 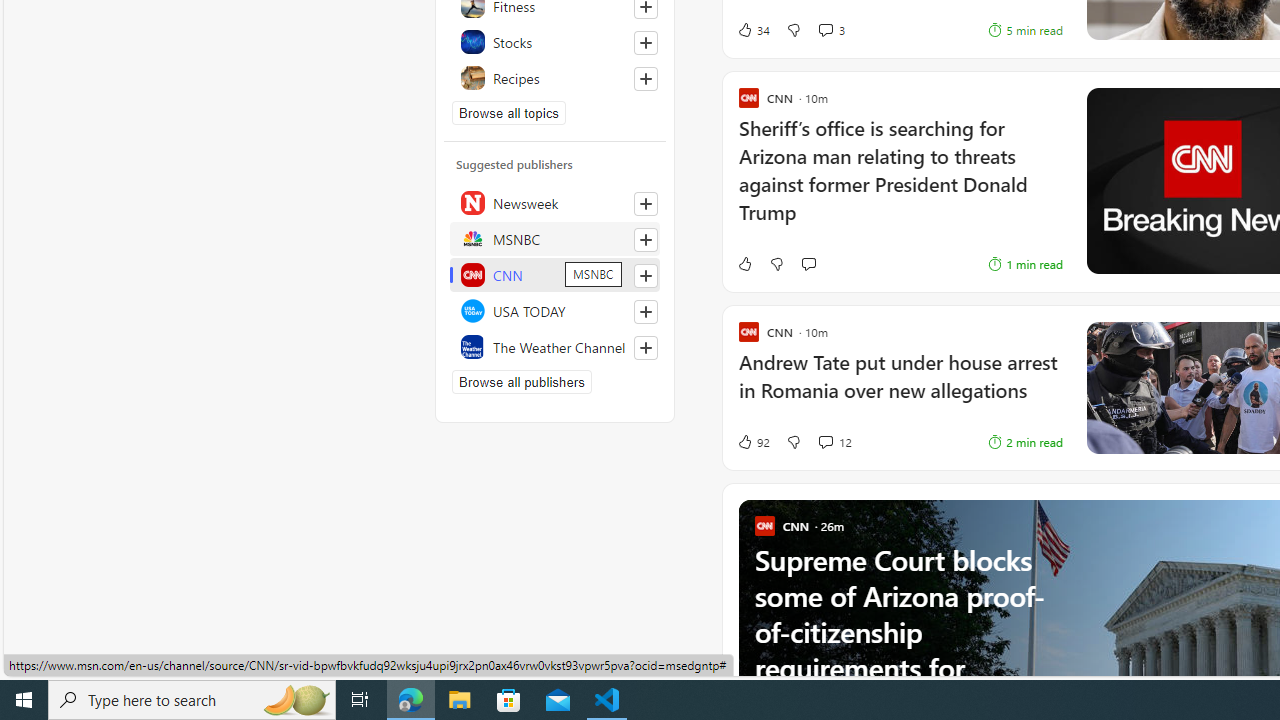 I want to click on 'View comments 3 Comment', so click(x=830, y=30).